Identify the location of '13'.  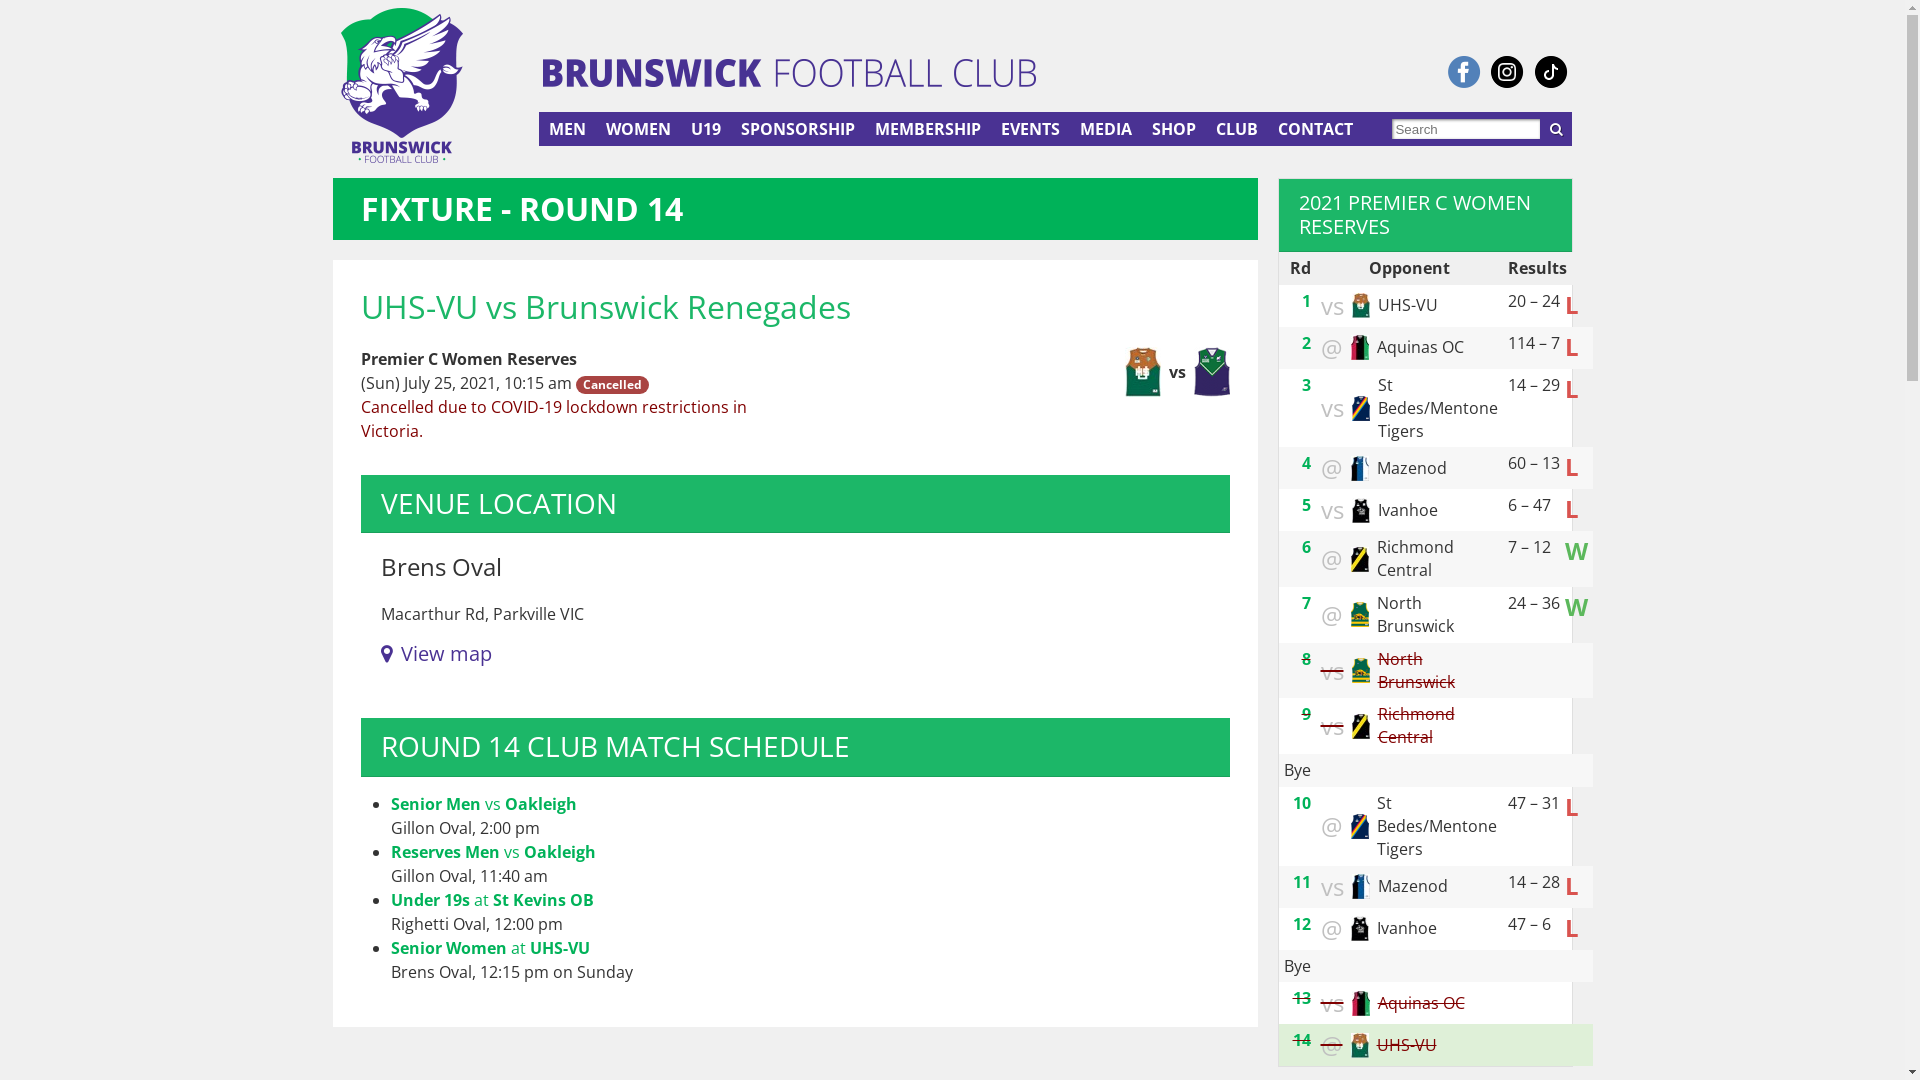
(1300, 998).